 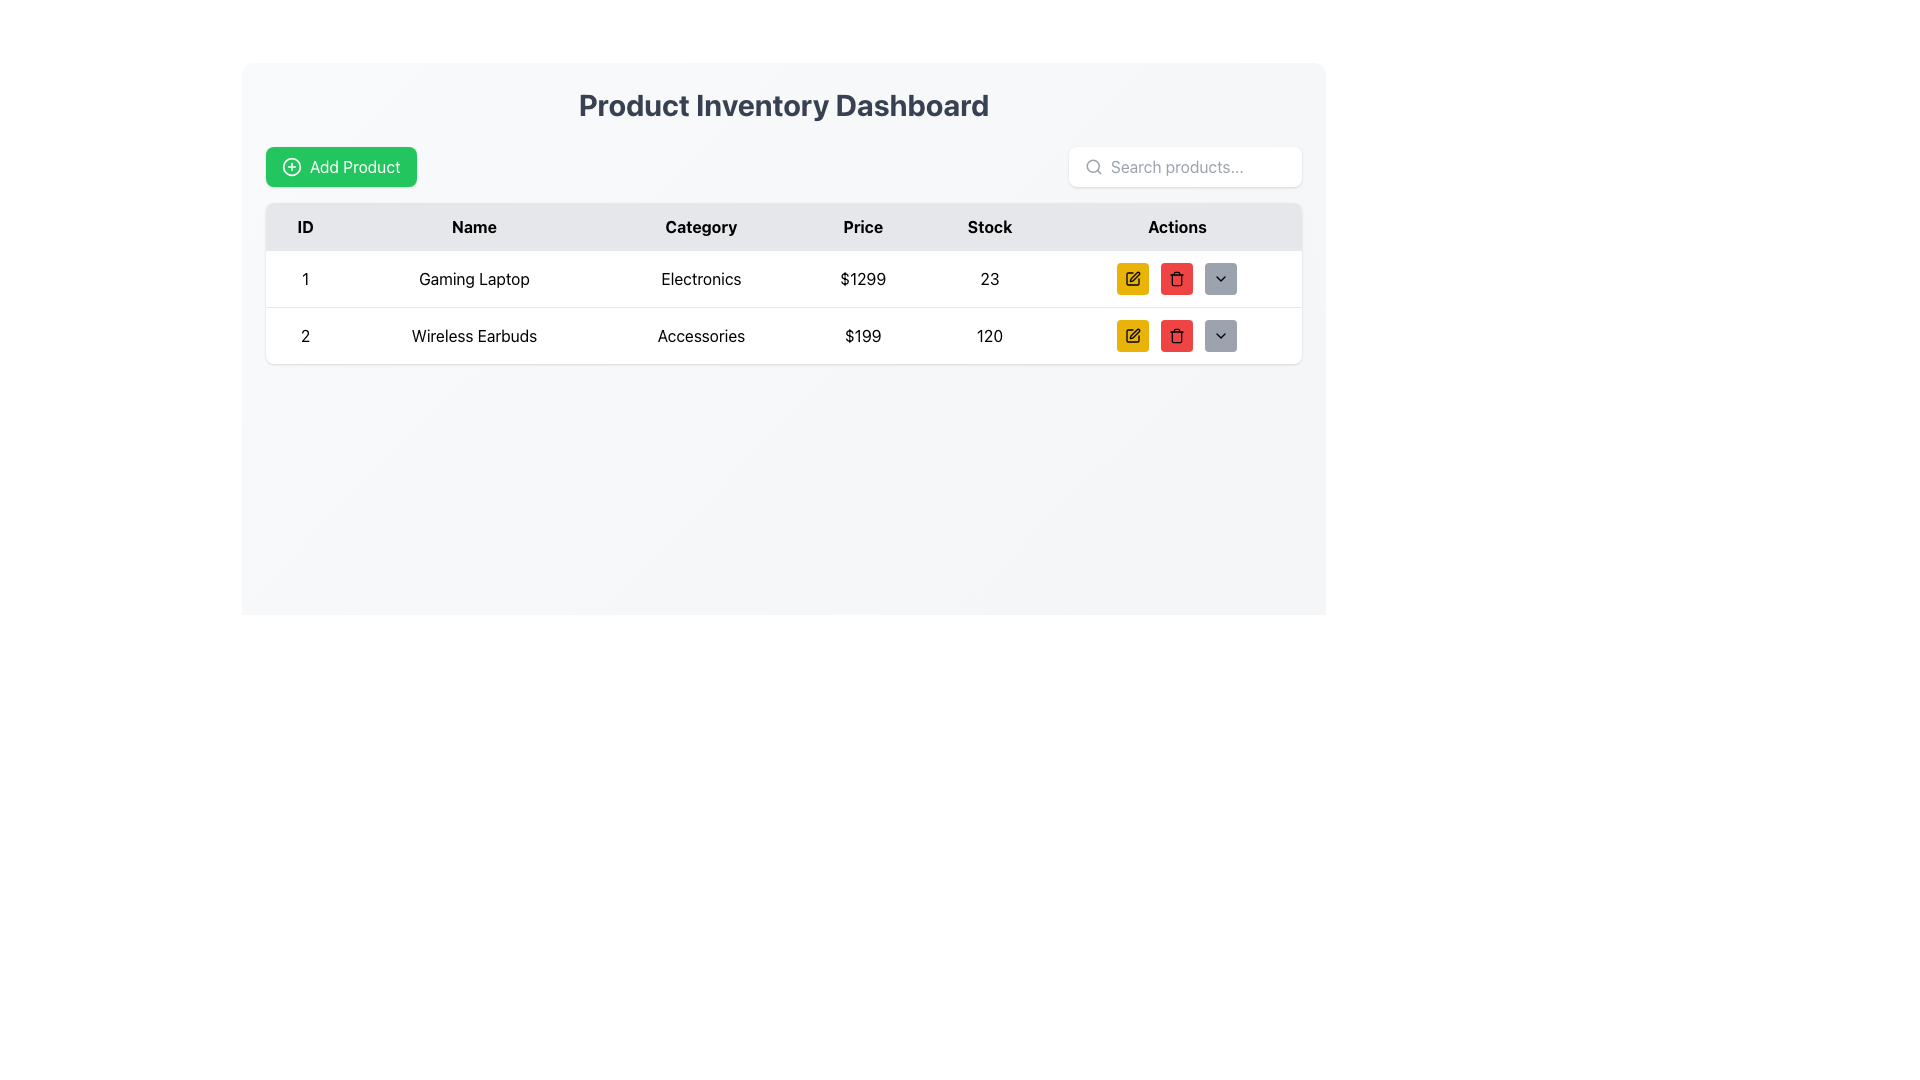 I want to click on the text displaying '$1299' which is located in the fourth column of the first row under the 'Price' header in the 'Gaming Laptop' table, so click(x=863, y=279).